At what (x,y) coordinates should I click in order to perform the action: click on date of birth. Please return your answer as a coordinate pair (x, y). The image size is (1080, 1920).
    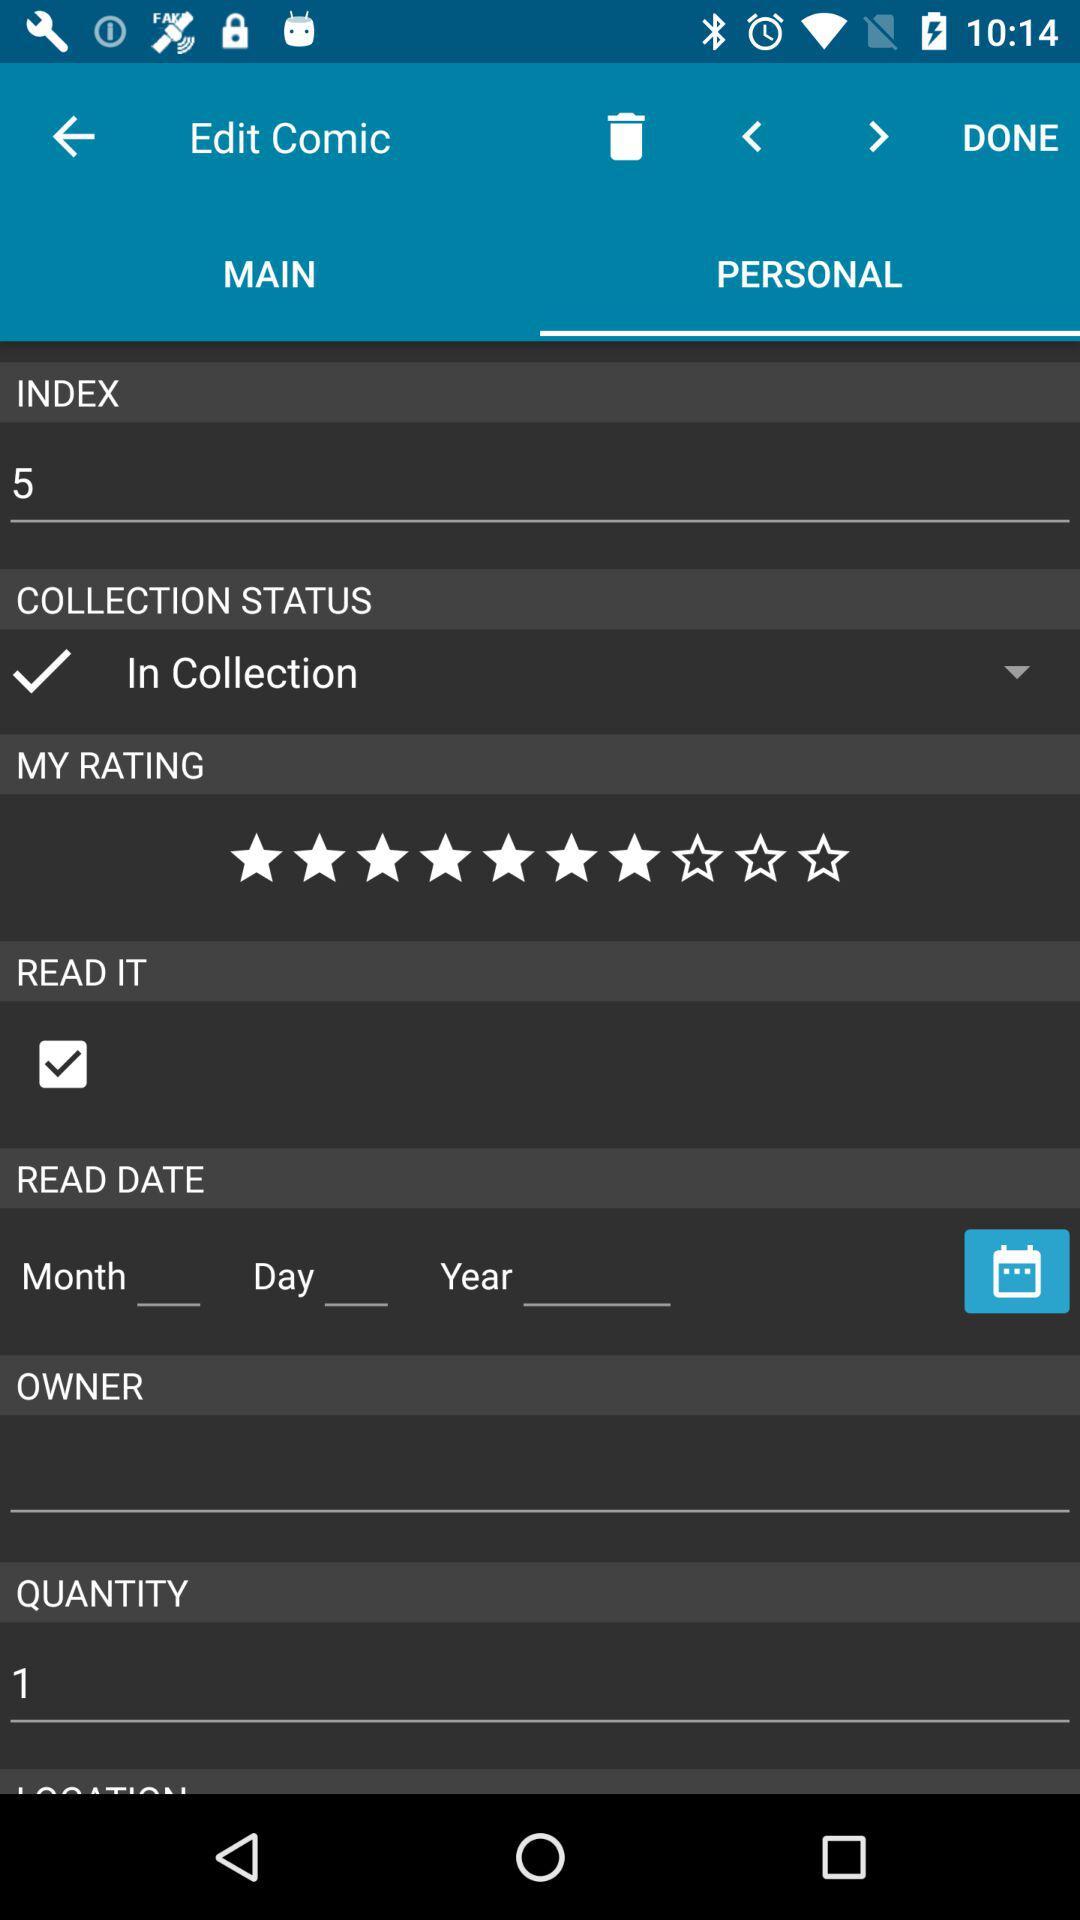
    Looking at the image, I should click on (355, 1266).